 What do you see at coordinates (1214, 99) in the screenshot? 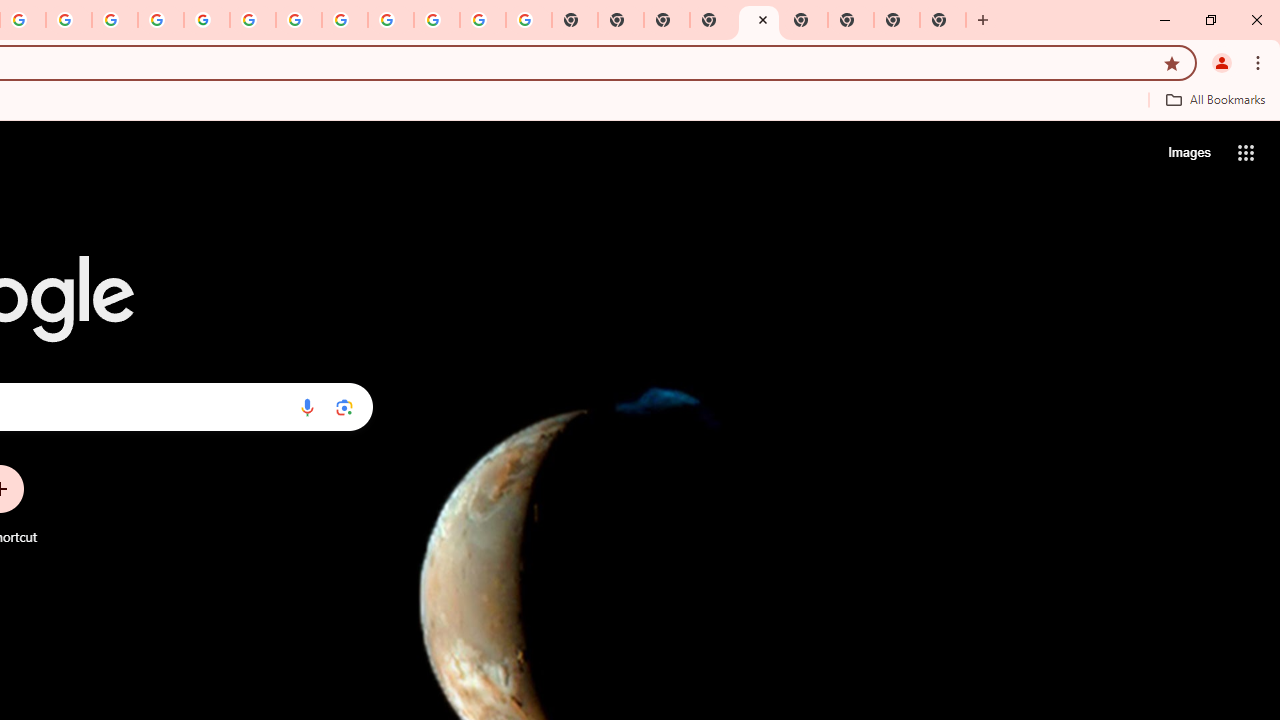
I see `'All Bookmarks'` at bounding box center [1214, 99].